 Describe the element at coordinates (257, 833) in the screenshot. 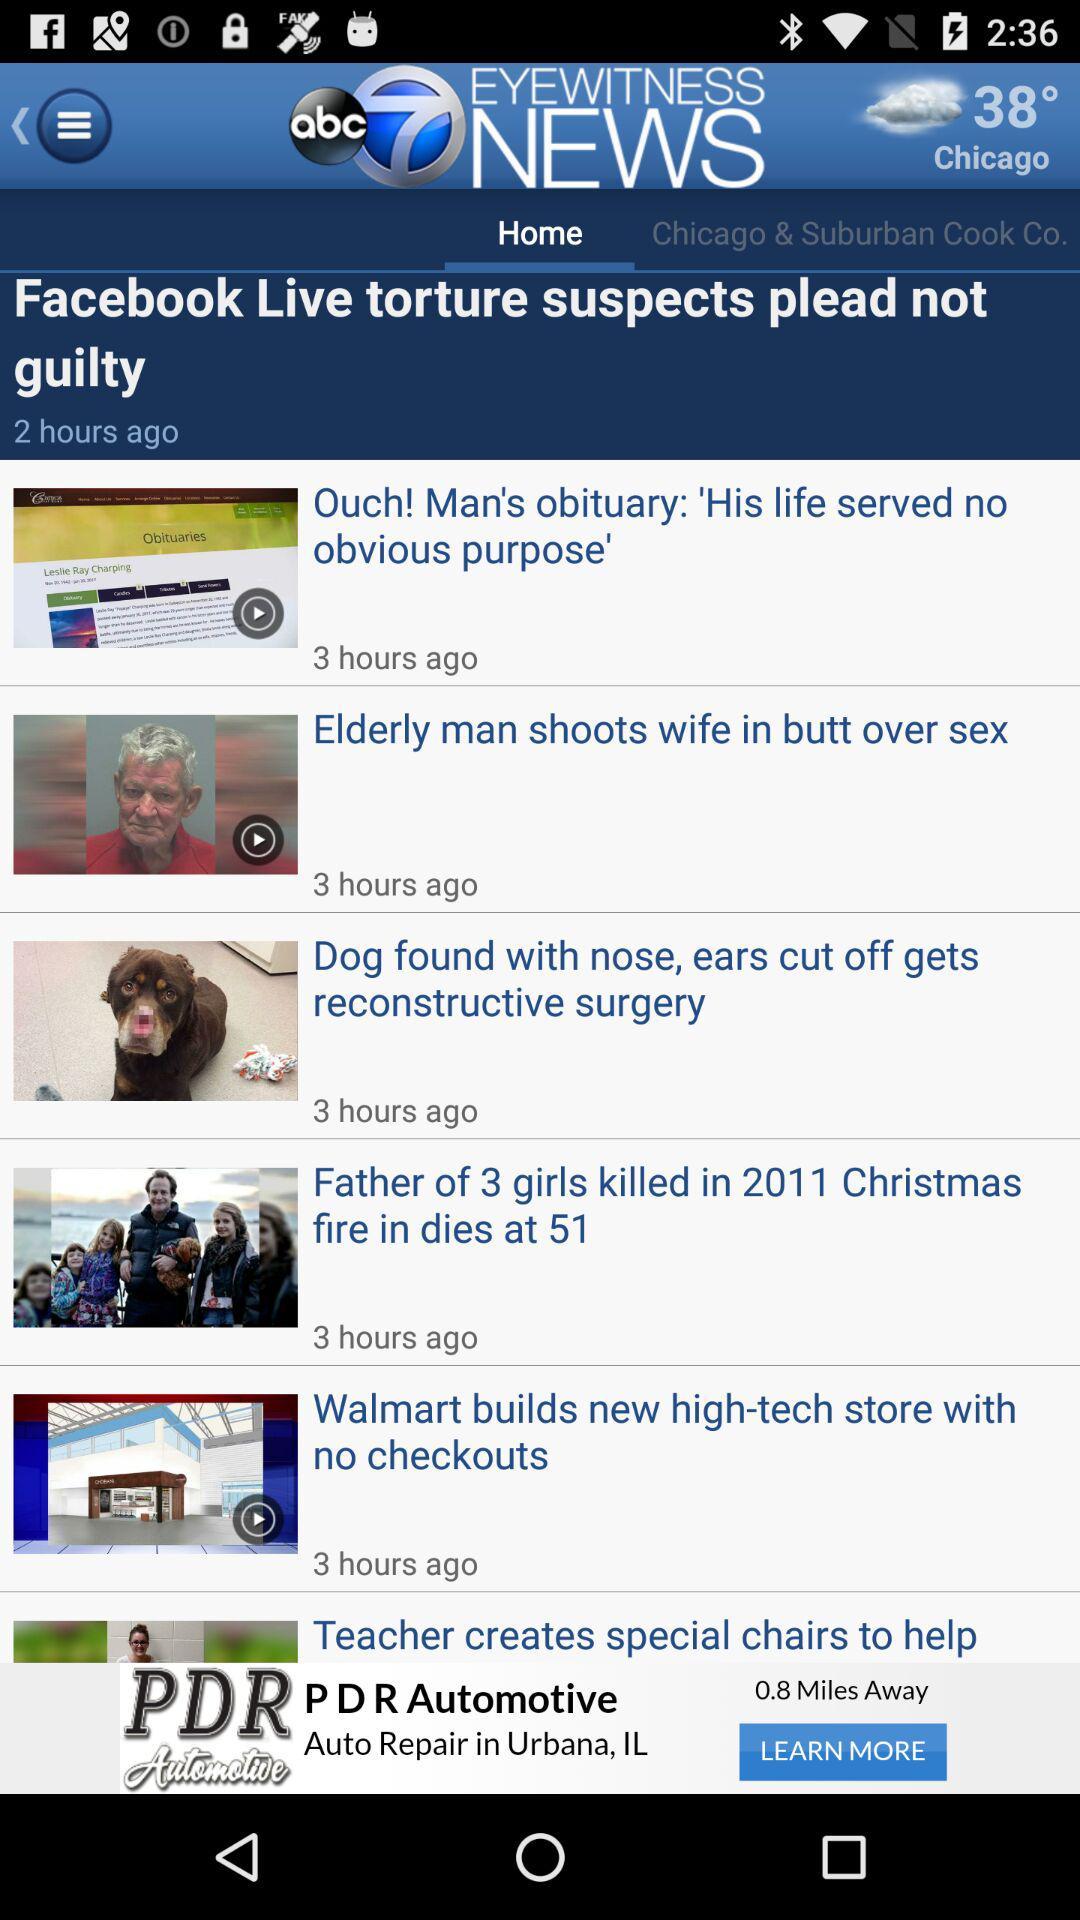

I see `the play option to the left of the text elderly man shoots wife in butt over sex` at that location.